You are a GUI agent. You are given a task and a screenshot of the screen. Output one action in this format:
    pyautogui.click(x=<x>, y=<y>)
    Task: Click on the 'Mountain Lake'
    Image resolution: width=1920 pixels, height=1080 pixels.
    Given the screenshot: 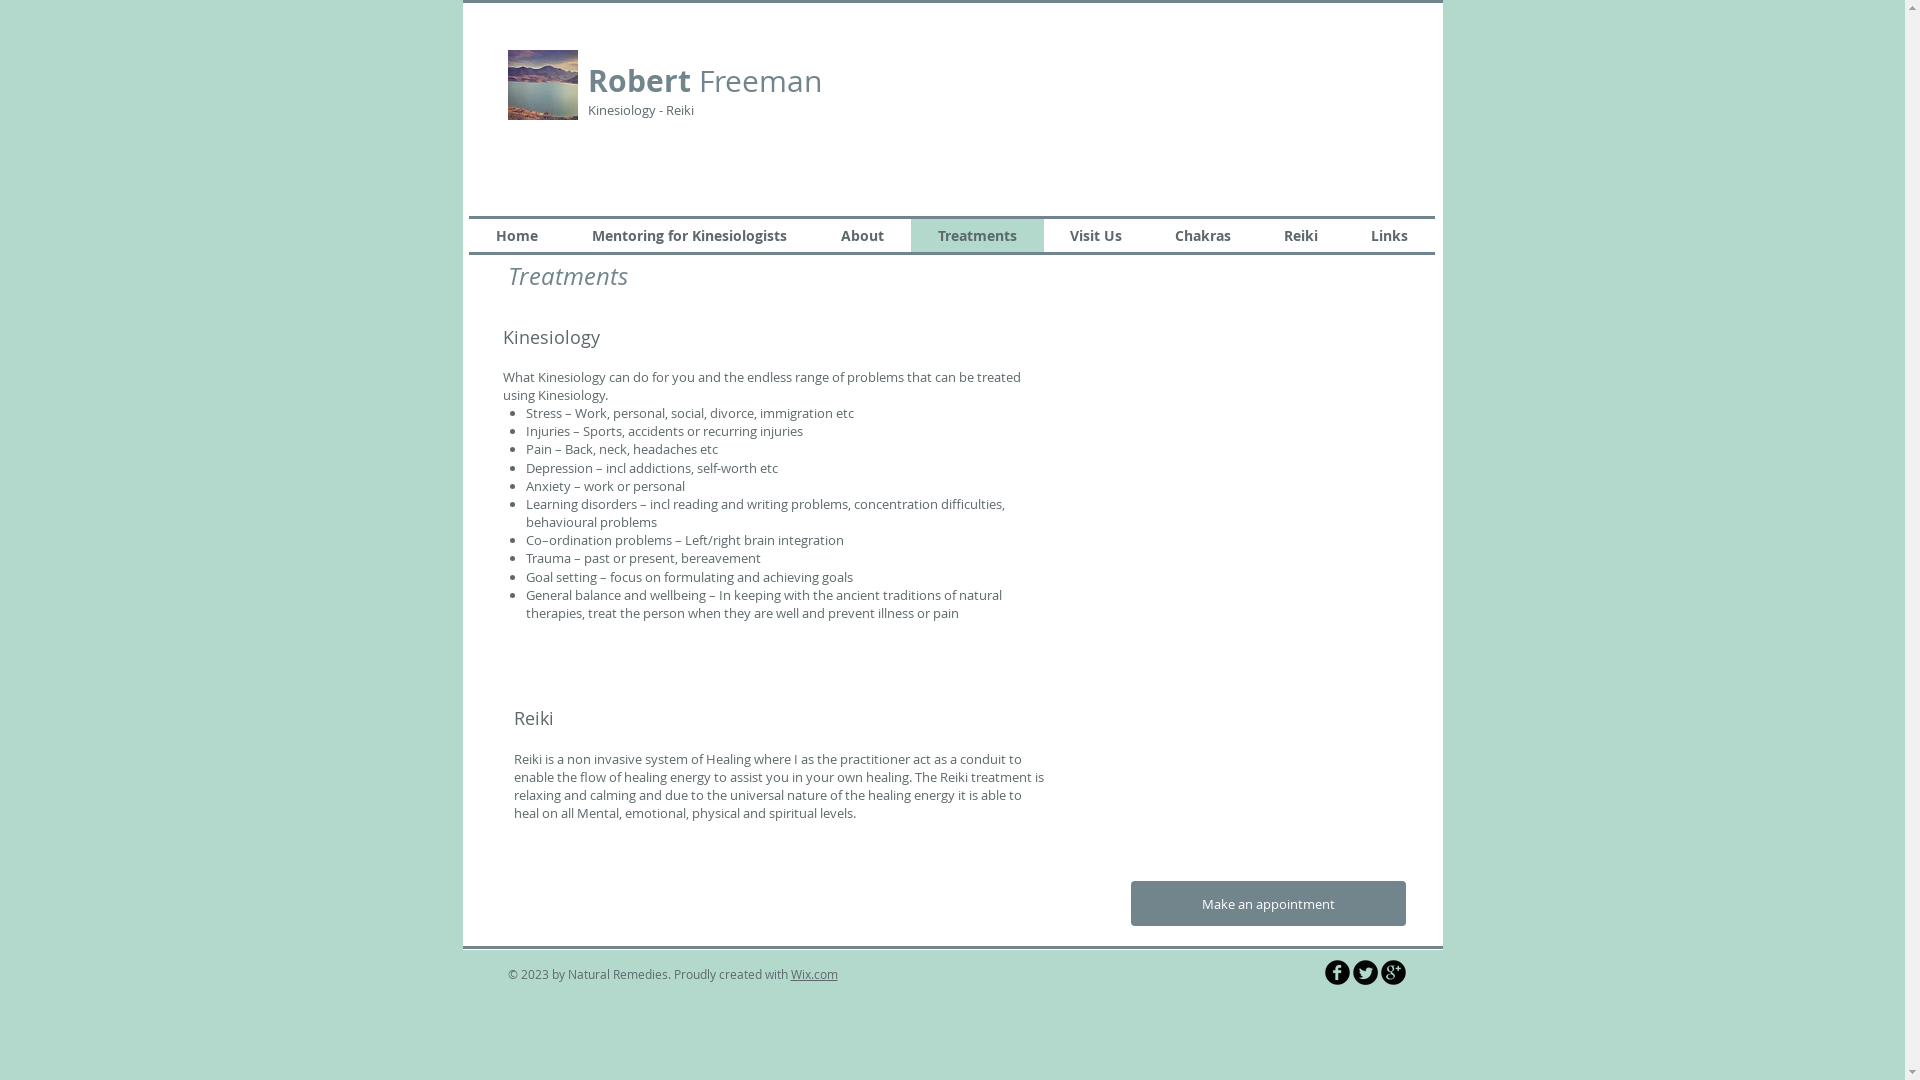 What is the action you would take?
    pyautogui.click(x=542, y=83)
    